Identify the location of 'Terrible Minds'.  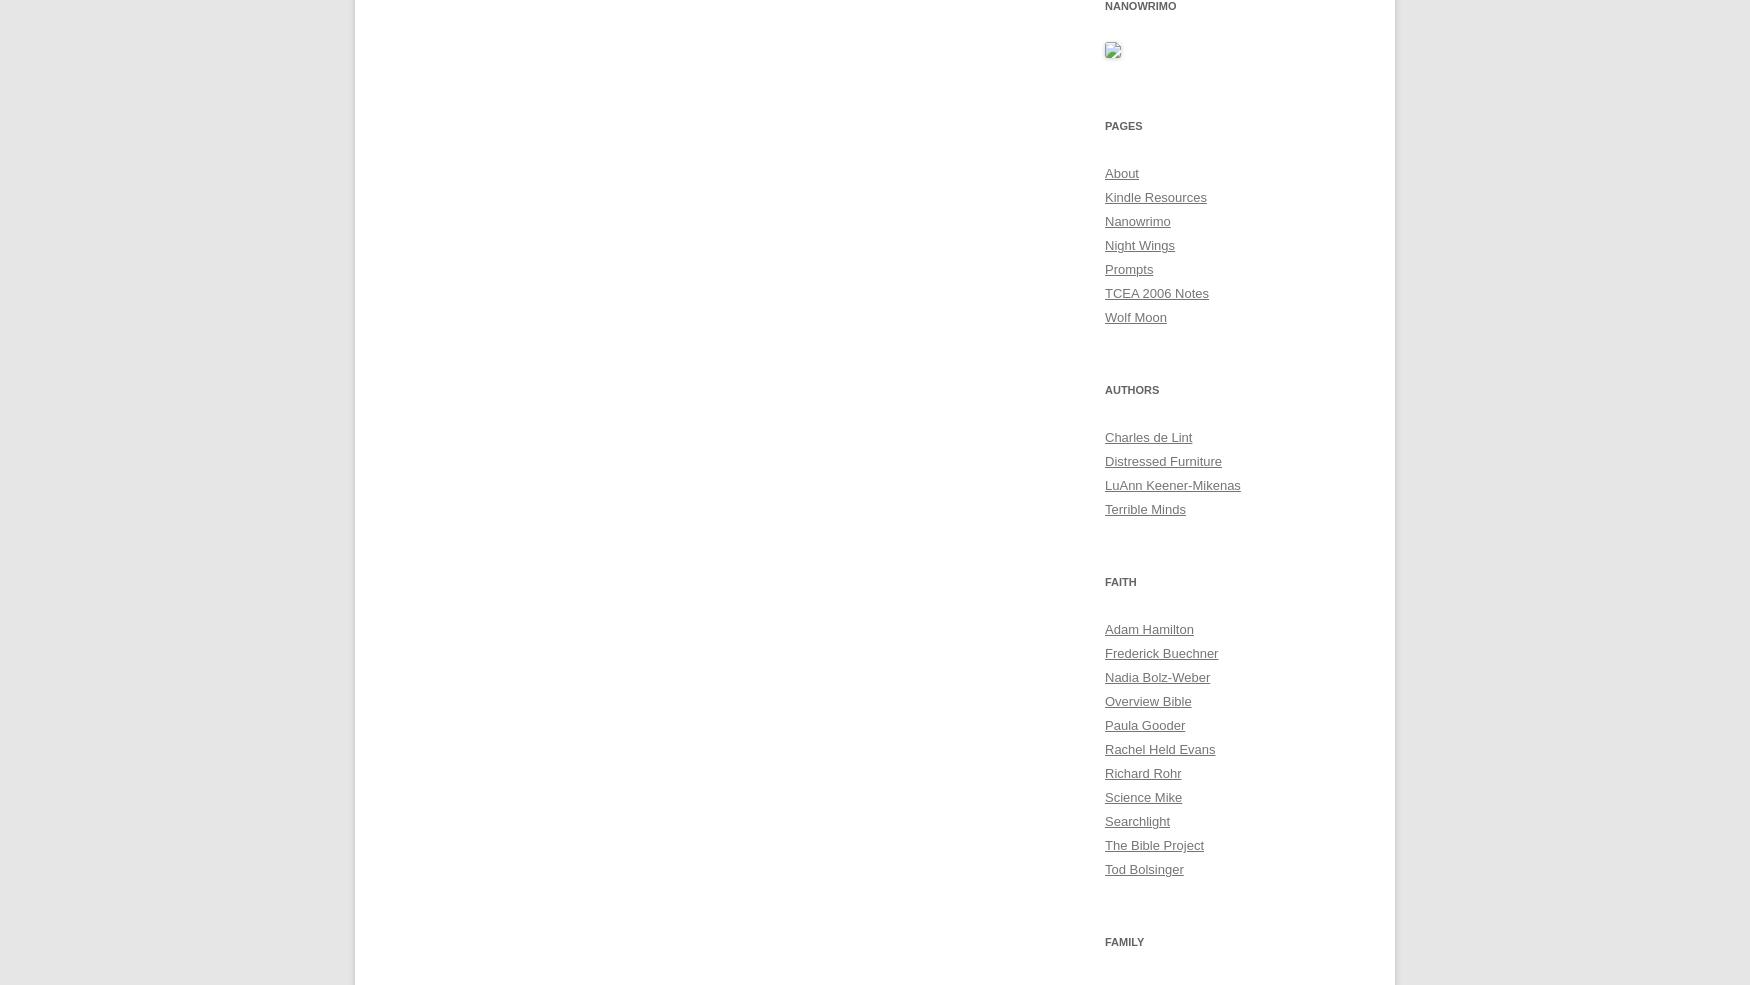
(1144, 509).